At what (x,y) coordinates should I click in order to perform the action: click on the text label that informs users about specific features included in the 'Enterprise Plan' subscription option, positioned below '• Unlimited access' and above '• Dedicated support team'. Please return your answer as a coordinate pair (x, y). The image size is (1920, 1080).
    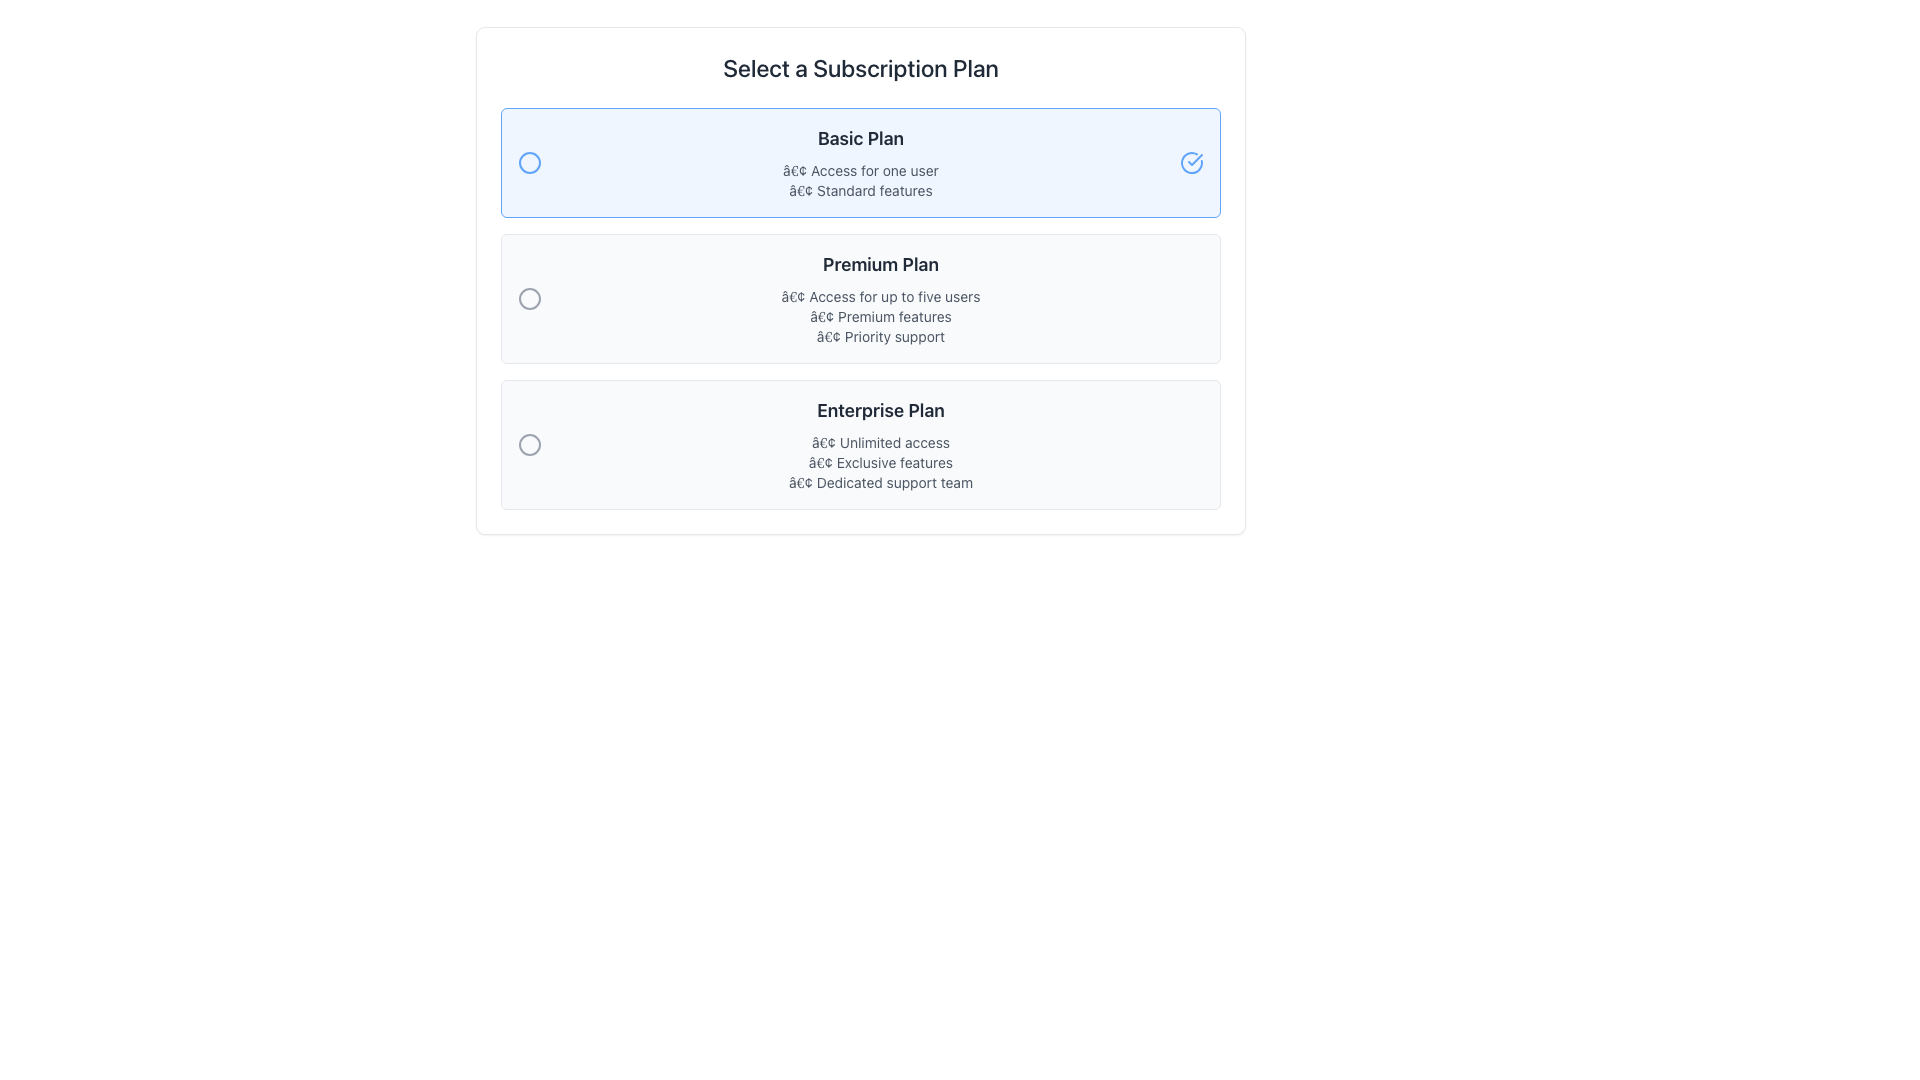
    Looking at the image, I should click on (880, 462).